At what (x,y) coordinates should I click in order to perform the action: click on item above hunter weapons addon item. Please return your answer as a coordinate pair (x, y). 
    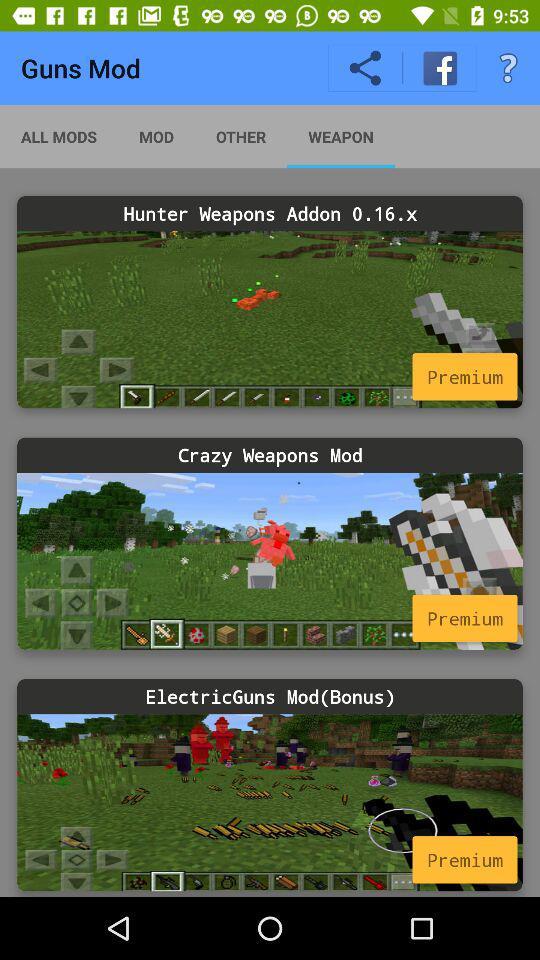
    Looking at the image, I should click on (241, 135).